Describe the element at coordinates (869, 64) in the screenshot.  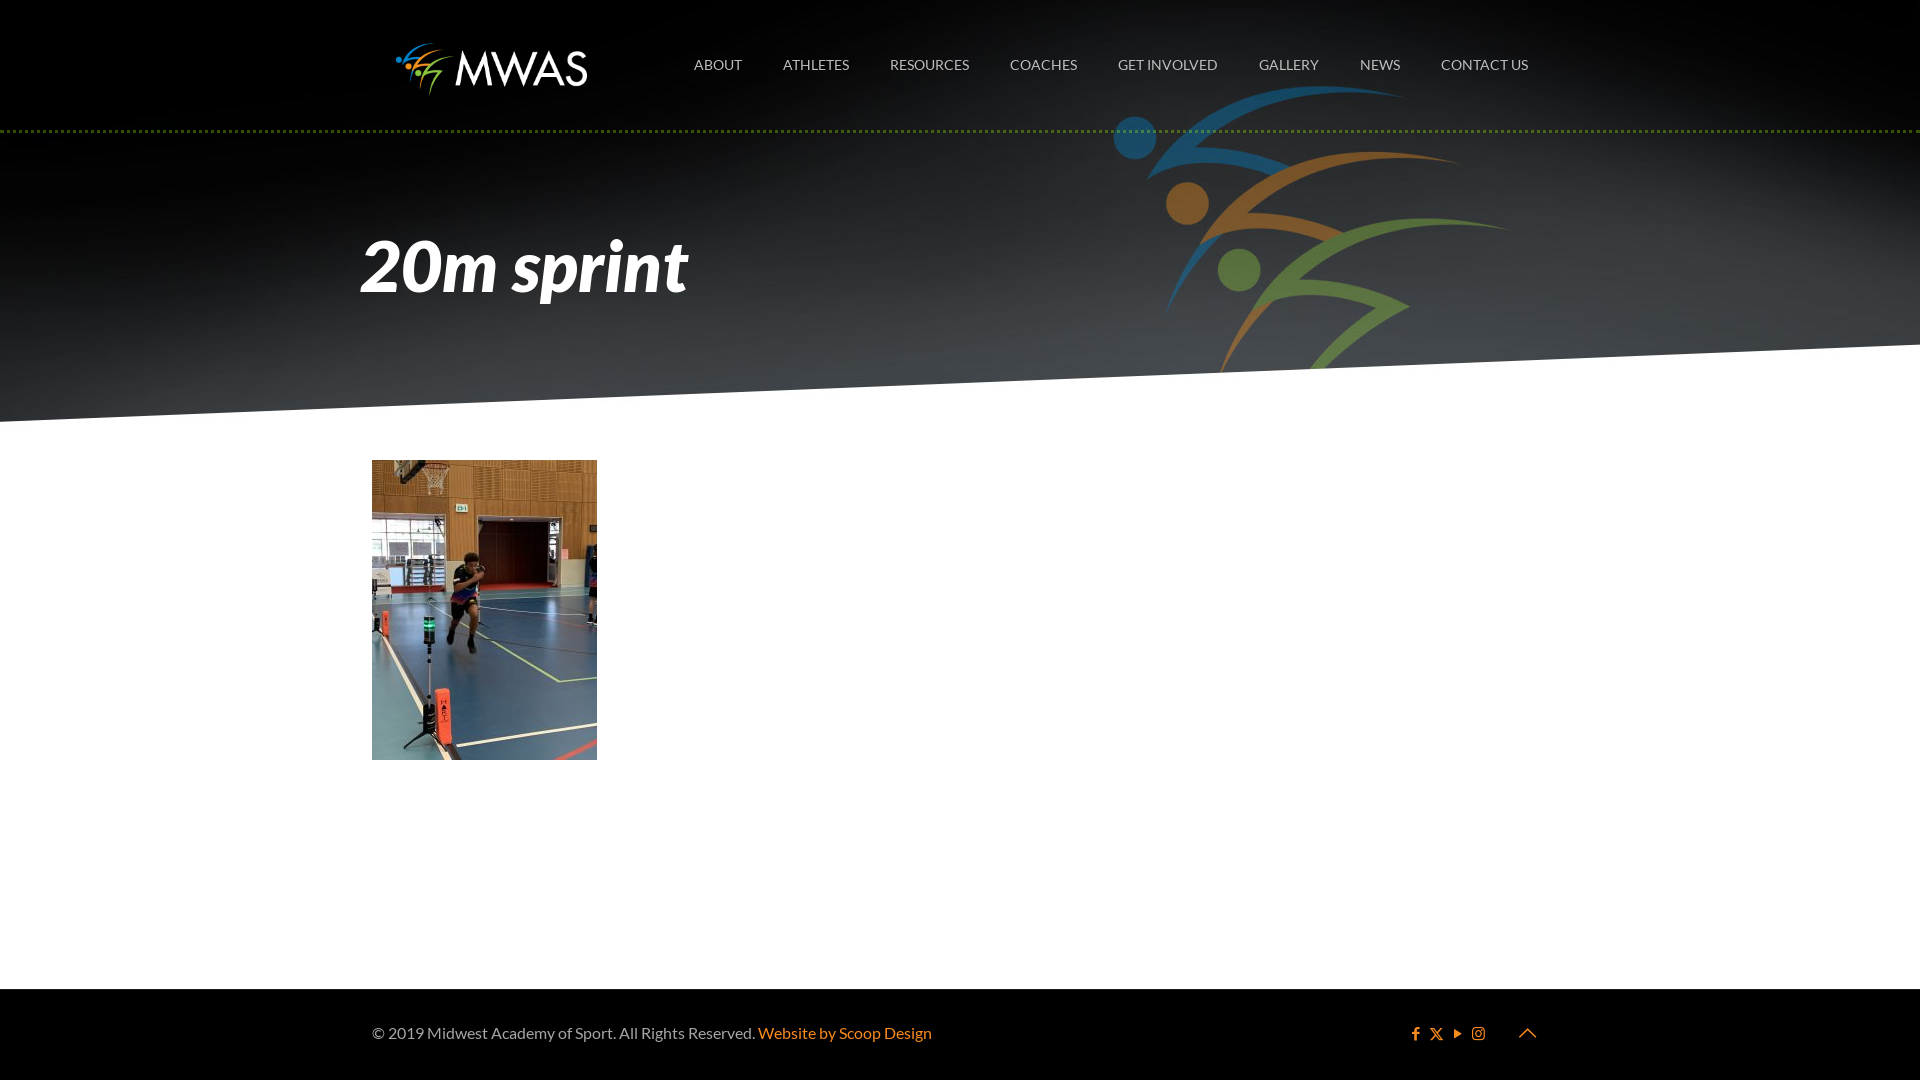
I see `'RESOURCES'` at that location.